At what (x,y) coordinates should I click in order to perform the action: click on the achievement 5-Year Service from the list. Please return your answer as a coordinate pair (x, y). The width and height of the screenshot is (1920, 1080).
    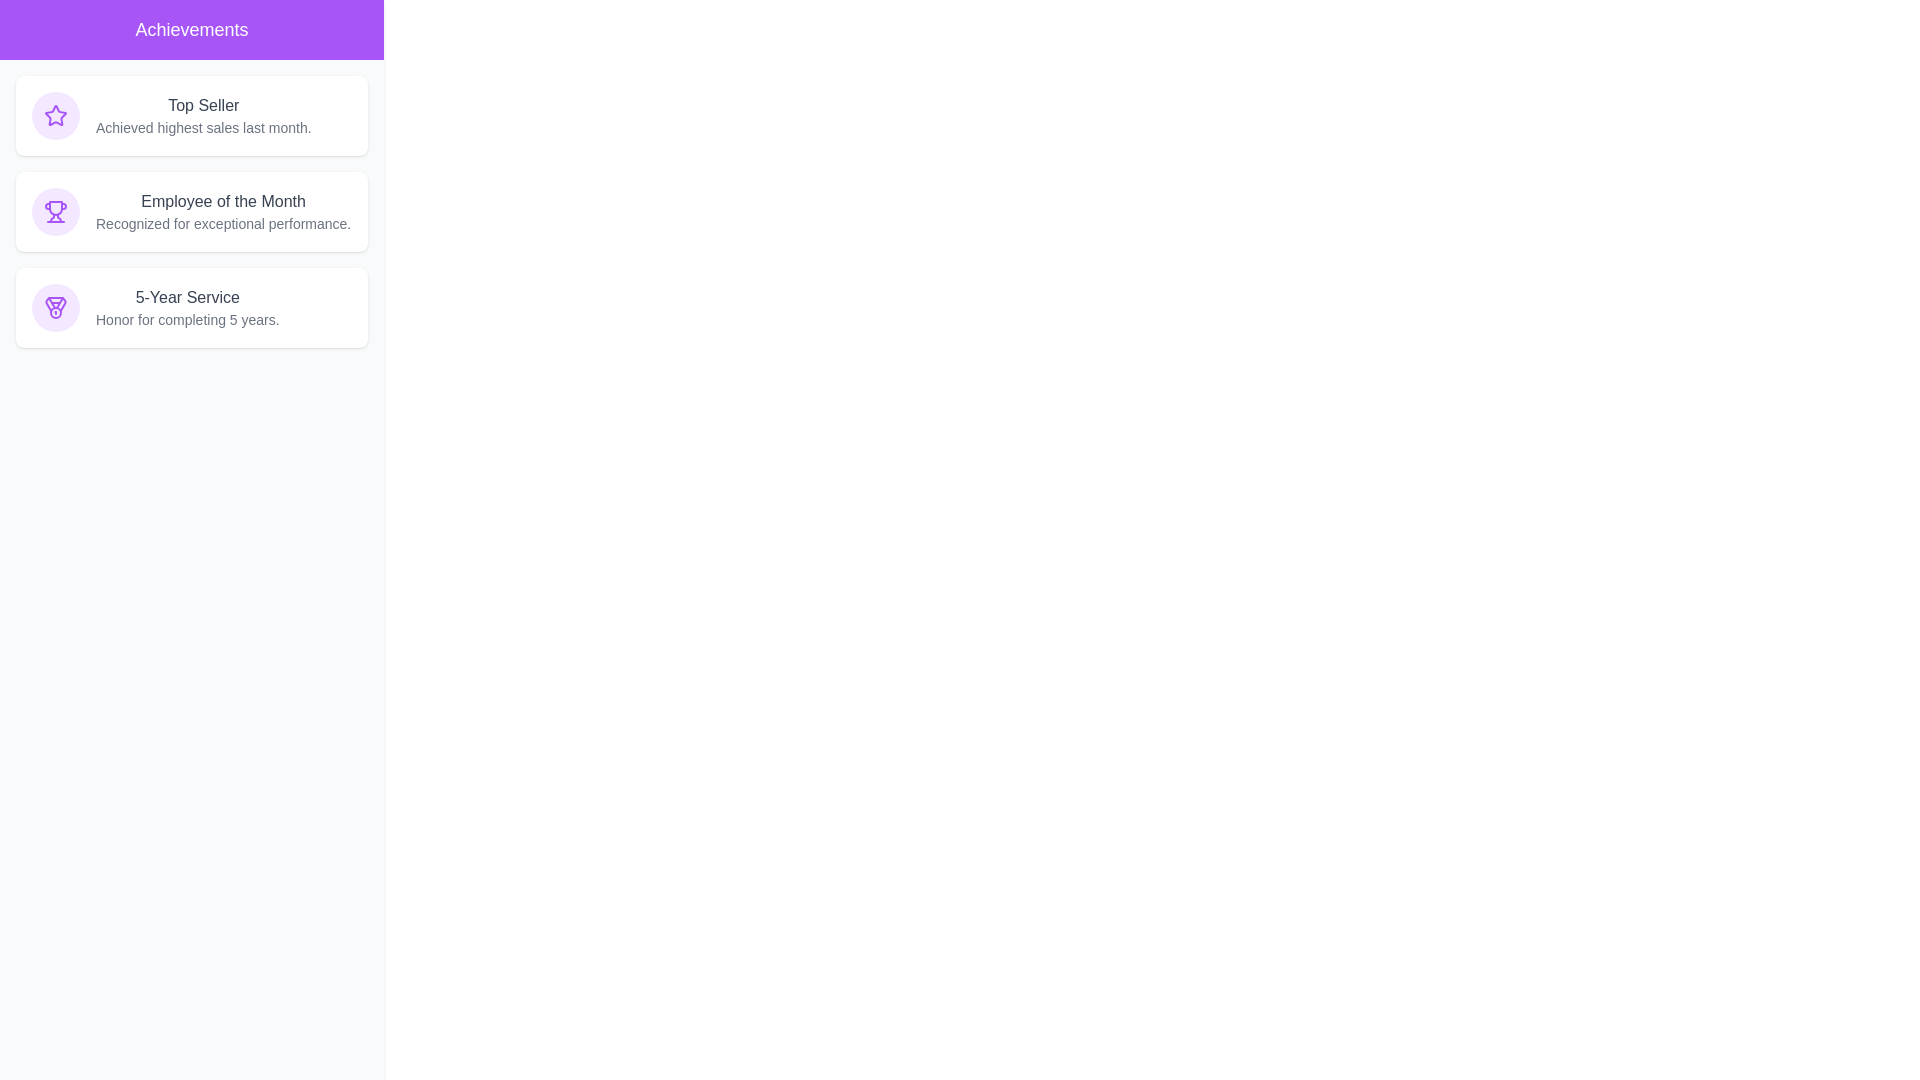
    Looking at the image, I should click on (192, 308).